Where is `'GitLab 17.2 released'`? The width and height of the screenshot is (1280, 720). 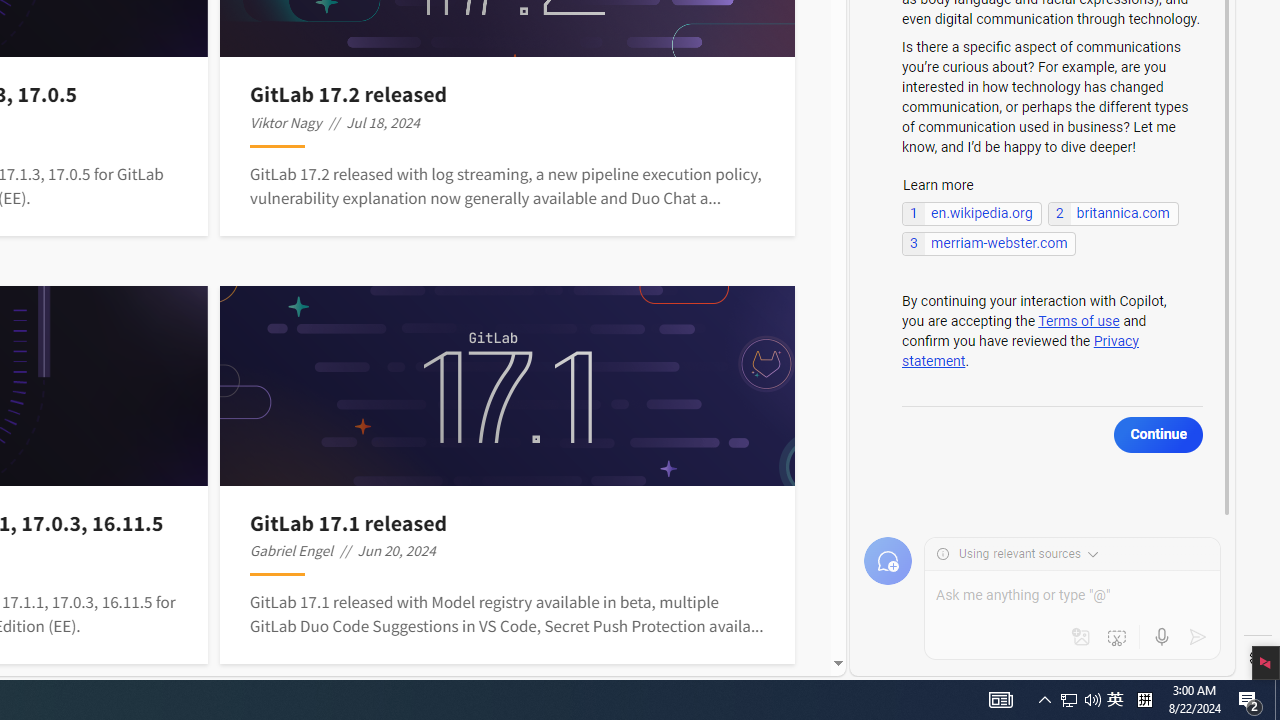 'GitLab 17.2 released' is located at coordinates (507, 94).